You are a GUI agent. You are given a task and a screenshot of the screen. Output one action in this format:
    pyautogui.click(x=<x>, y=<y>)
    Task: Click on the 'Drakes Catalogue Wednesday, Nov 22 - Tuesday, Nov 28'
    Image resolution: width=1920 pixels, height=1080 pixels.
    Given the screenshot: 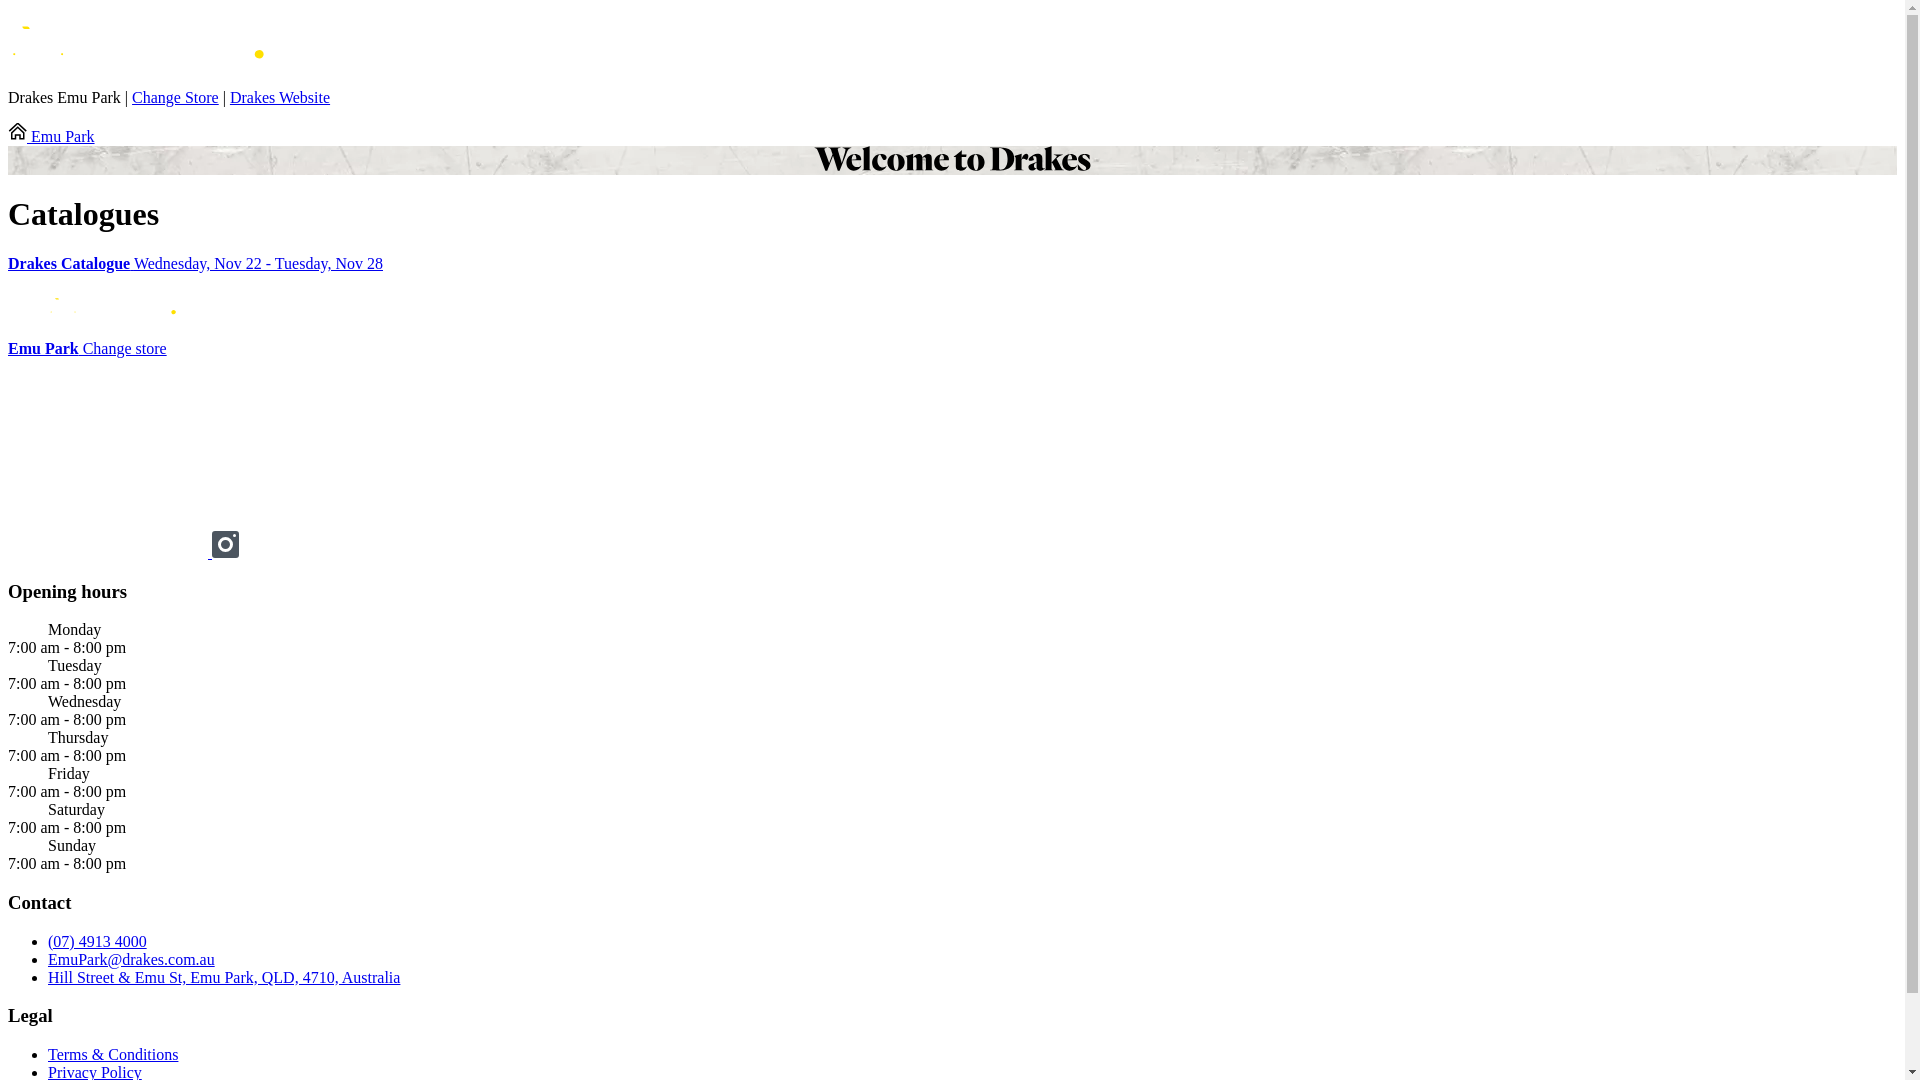 What is the action you would take?
    pyautogui.click(x=951, y=262)
    